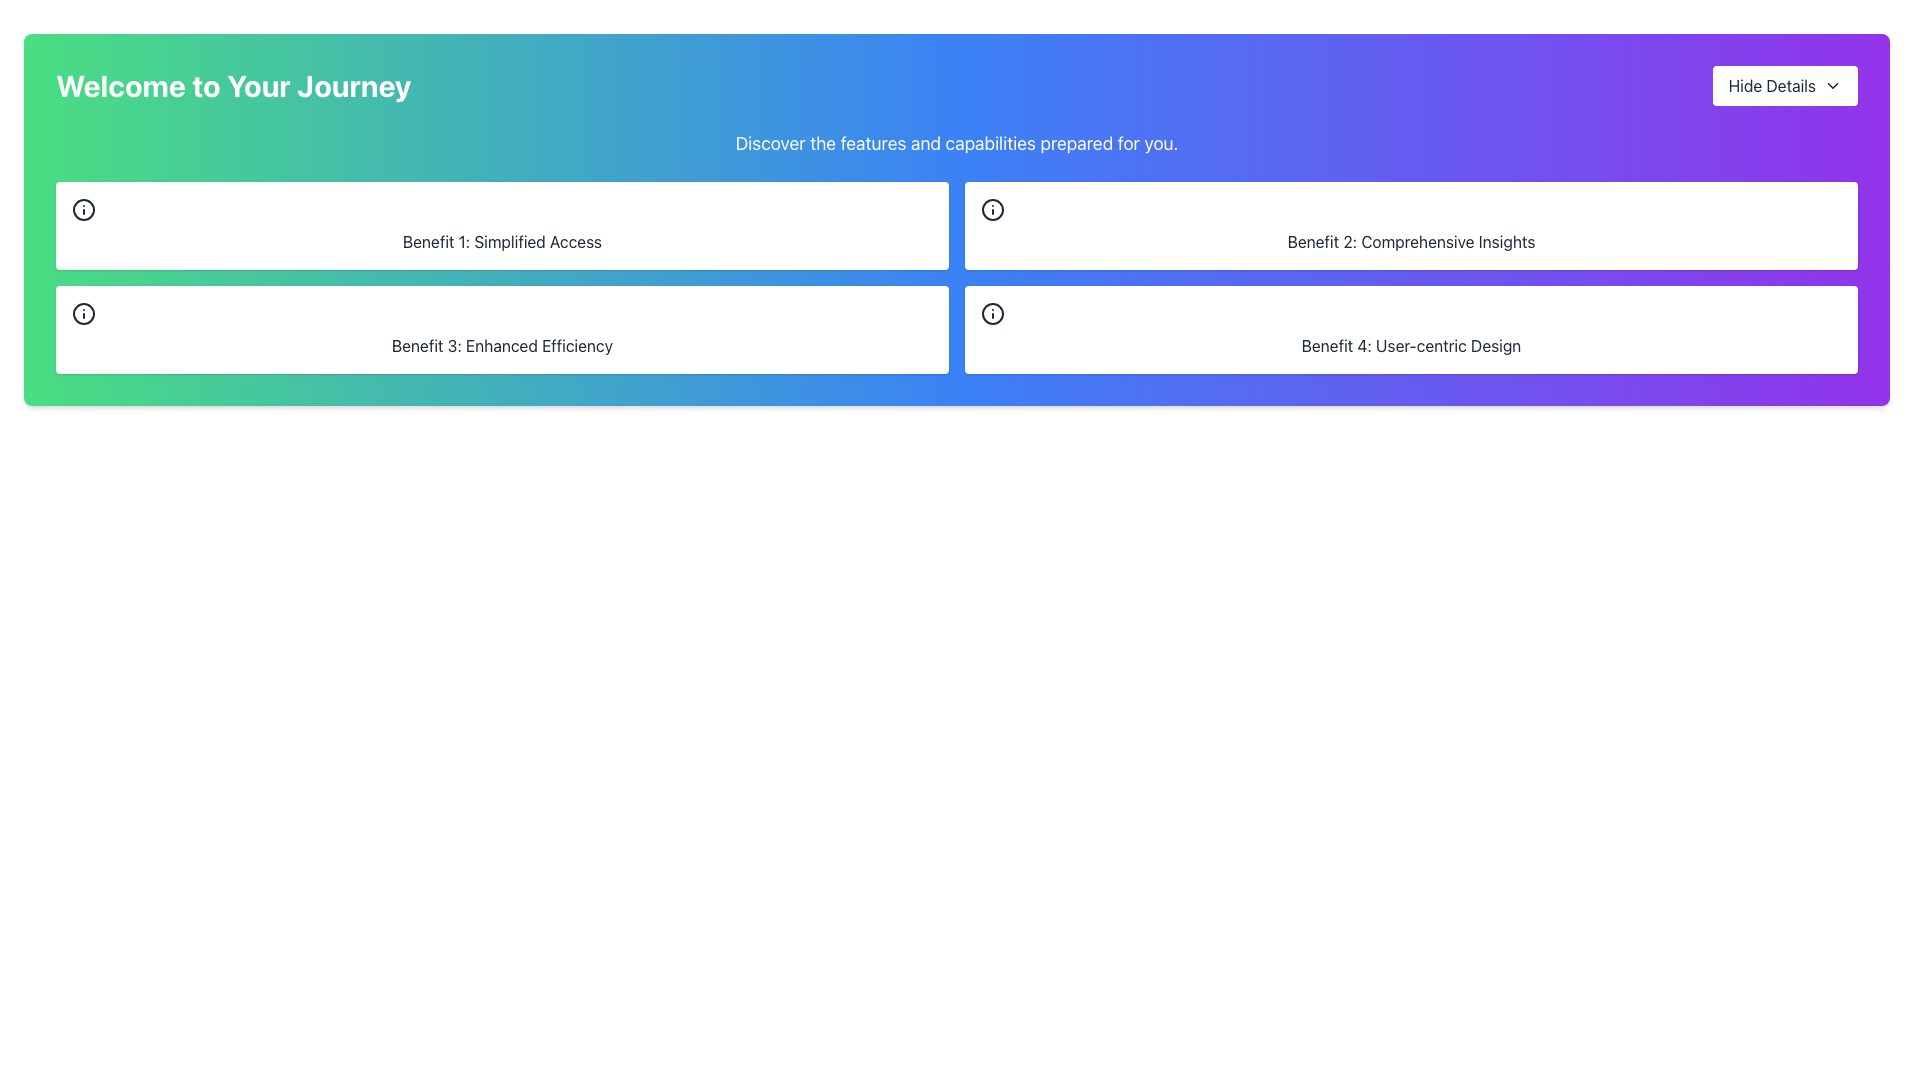  Describe the element at coordinates (1833, 84) in the screenshot. I see `the chevron icon located at the top-right corner of the 'Hide Details' button` at that location.